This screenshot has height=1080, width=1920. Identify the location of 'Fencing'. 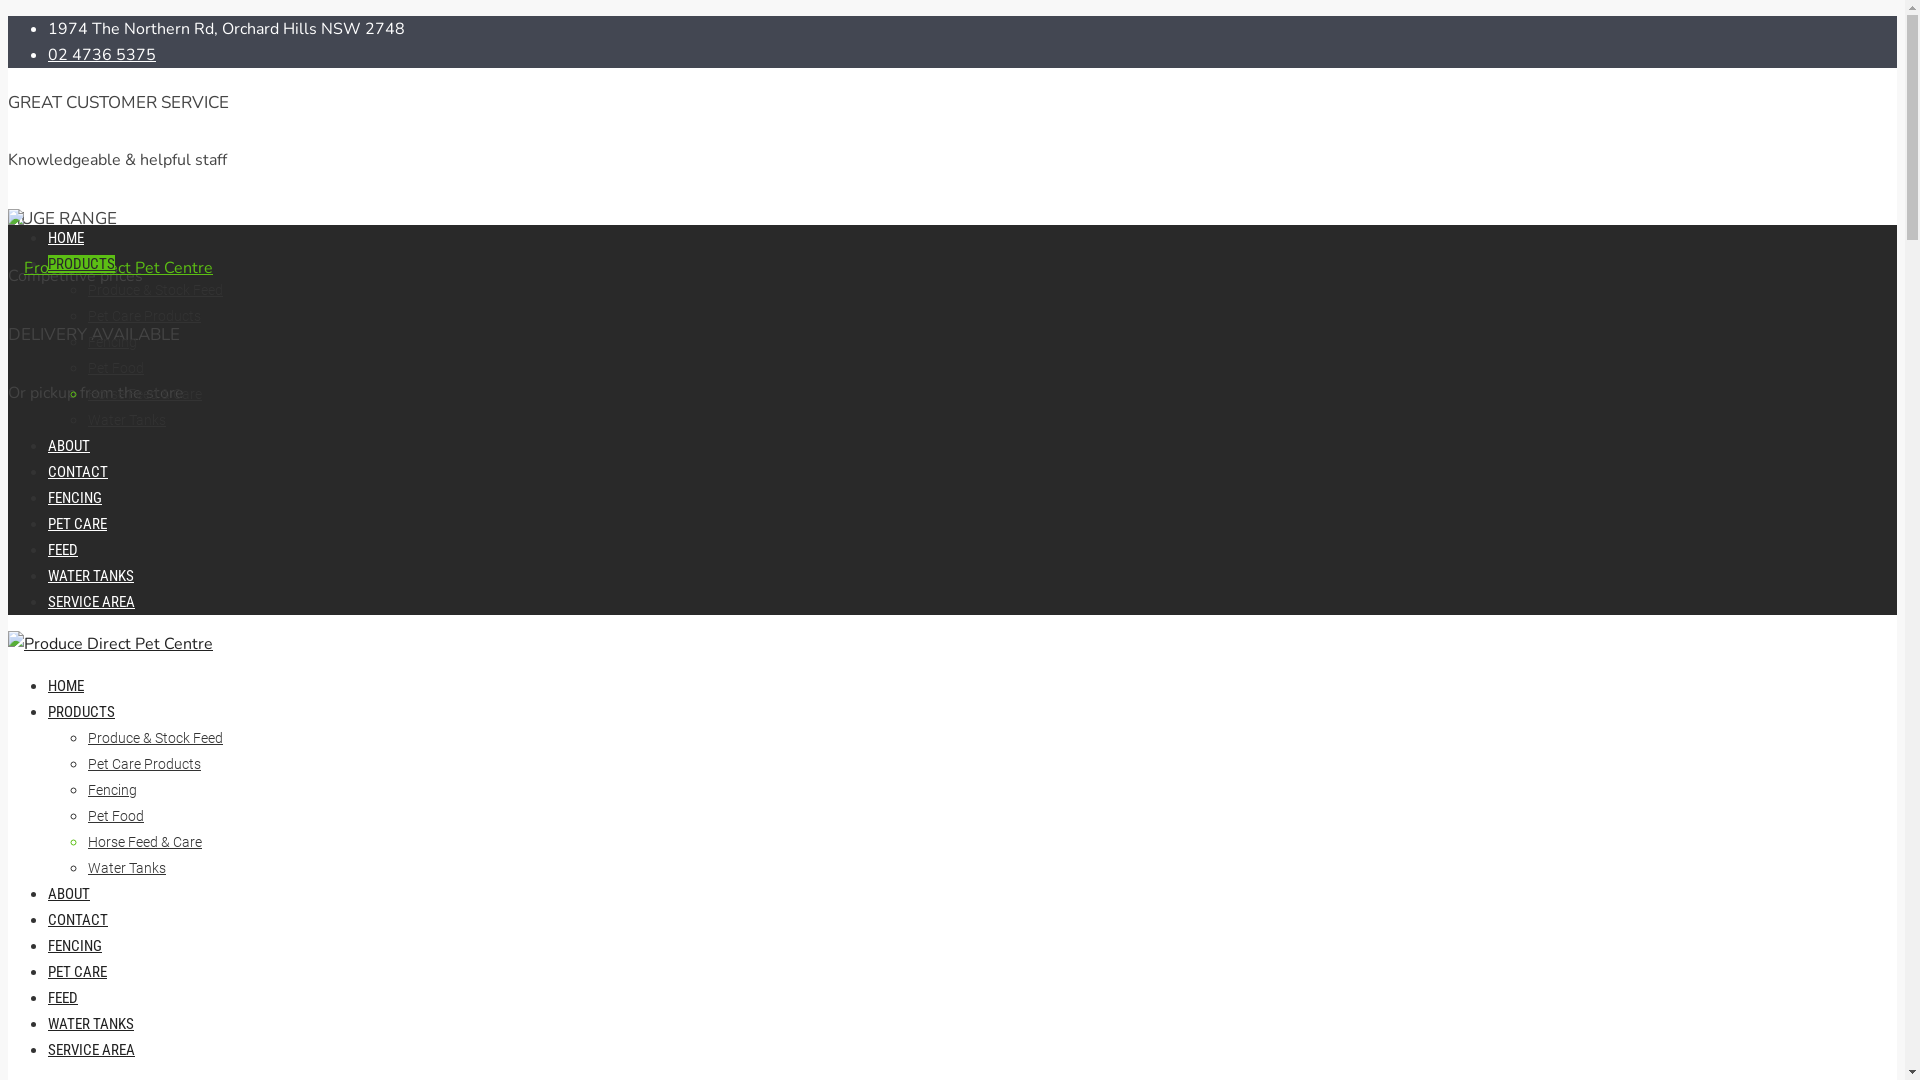
(86, 789).